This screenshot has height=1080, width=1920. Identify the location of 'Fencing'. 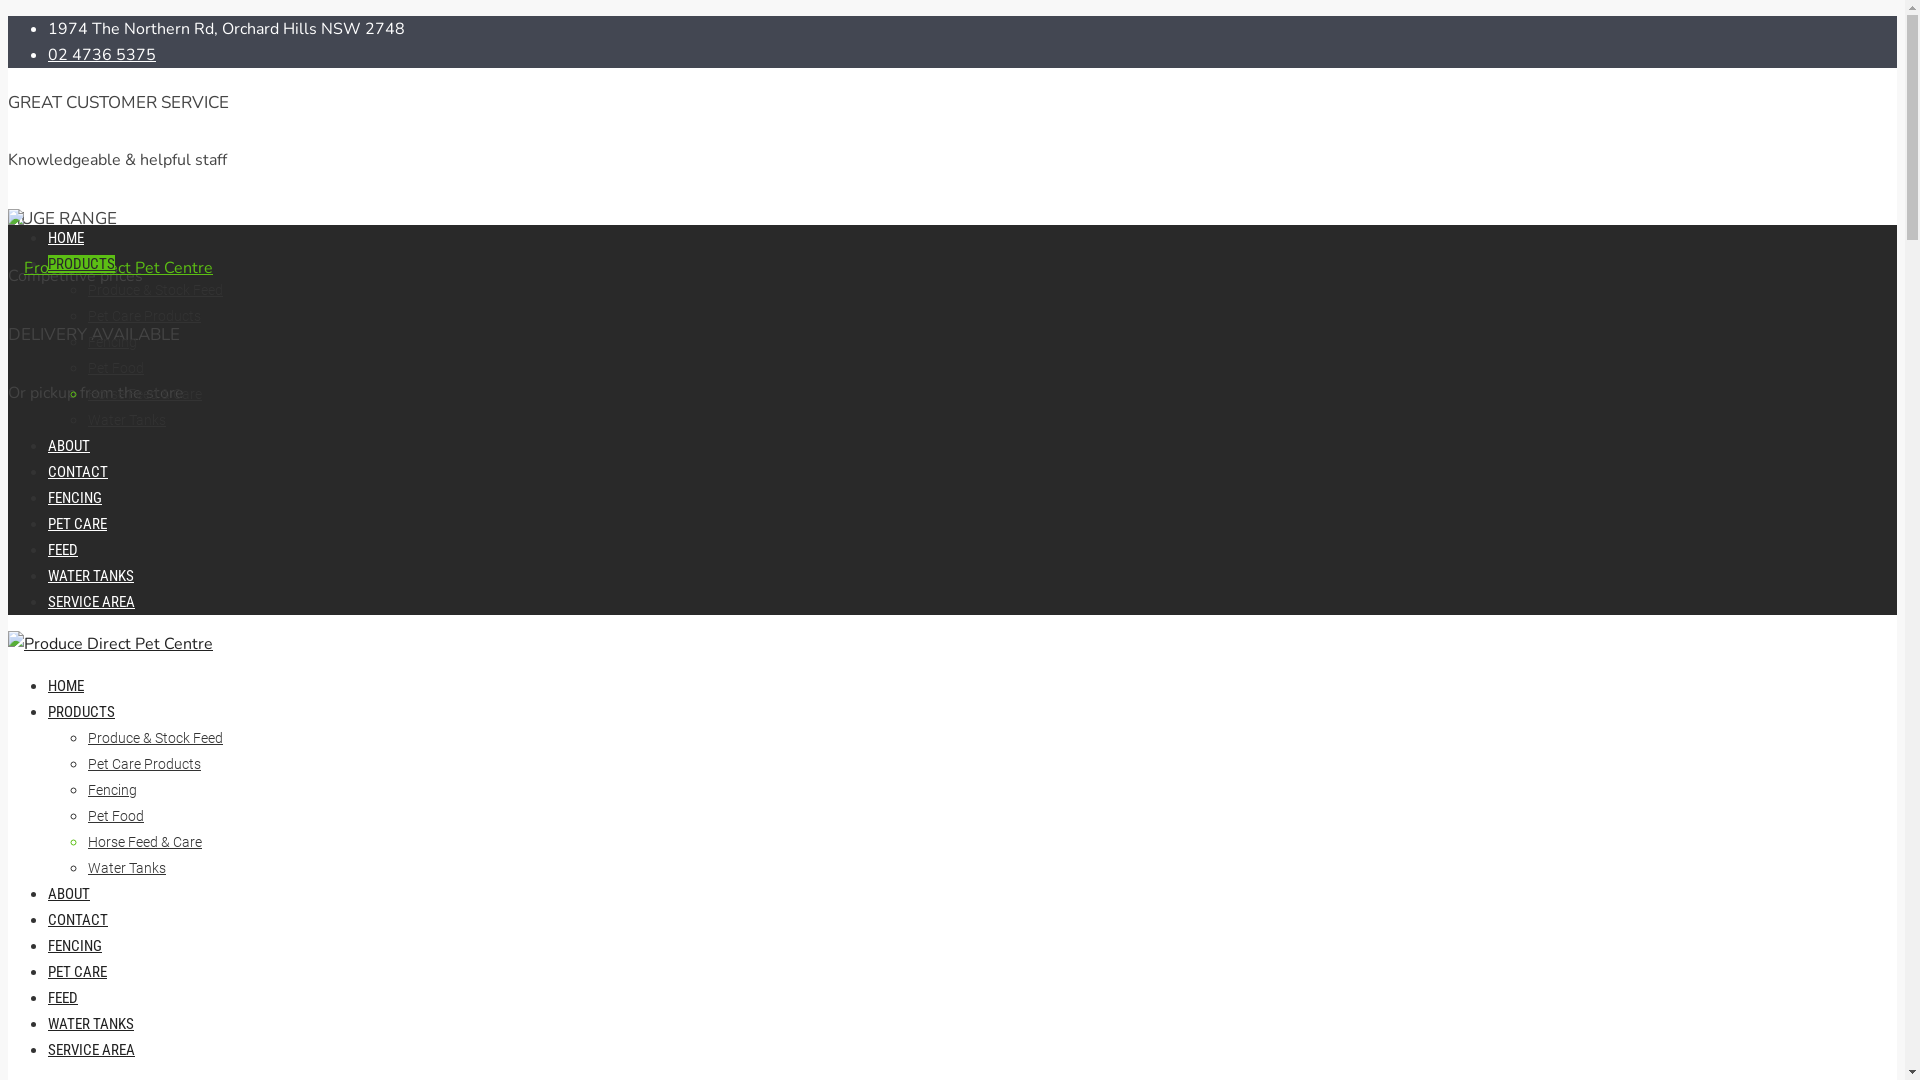
(86, 789).